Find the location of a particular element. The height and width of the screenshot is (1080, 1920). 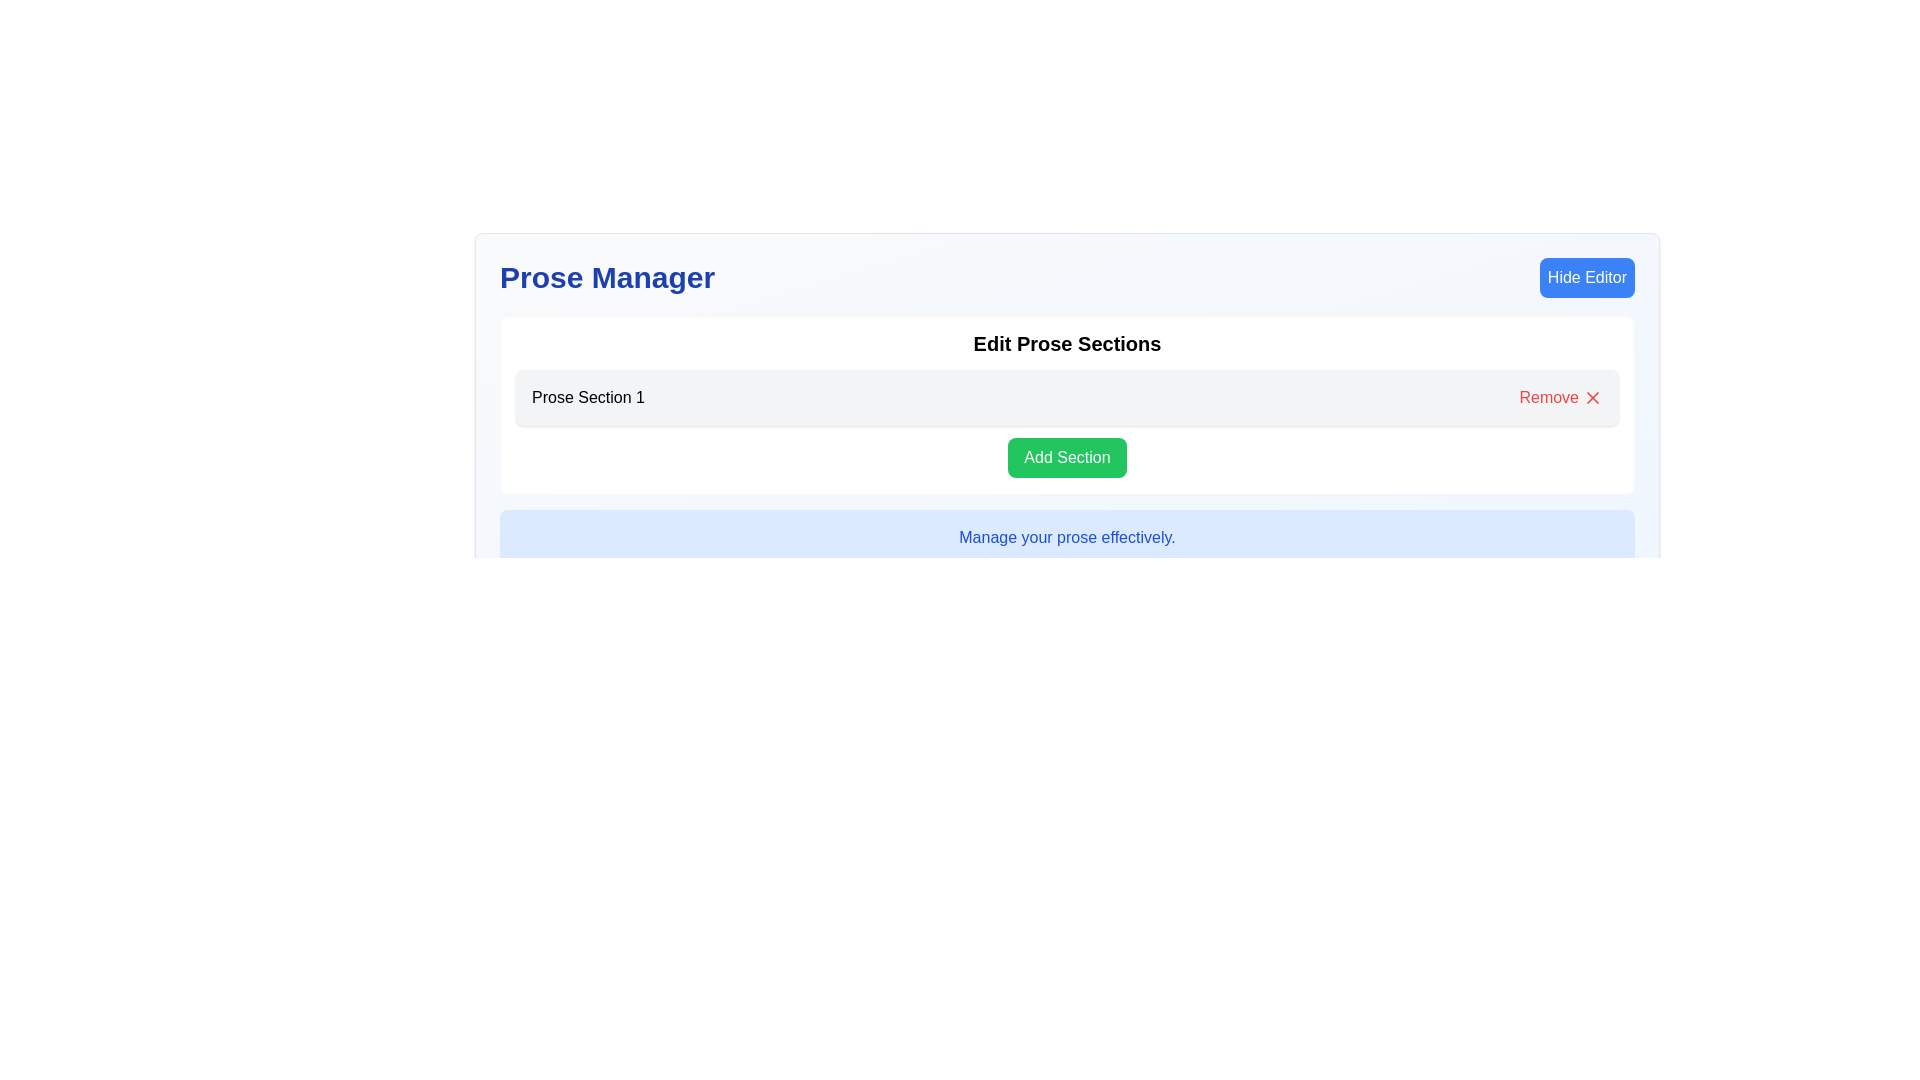

keyboard navigation is located at coordinates (1592, 397).